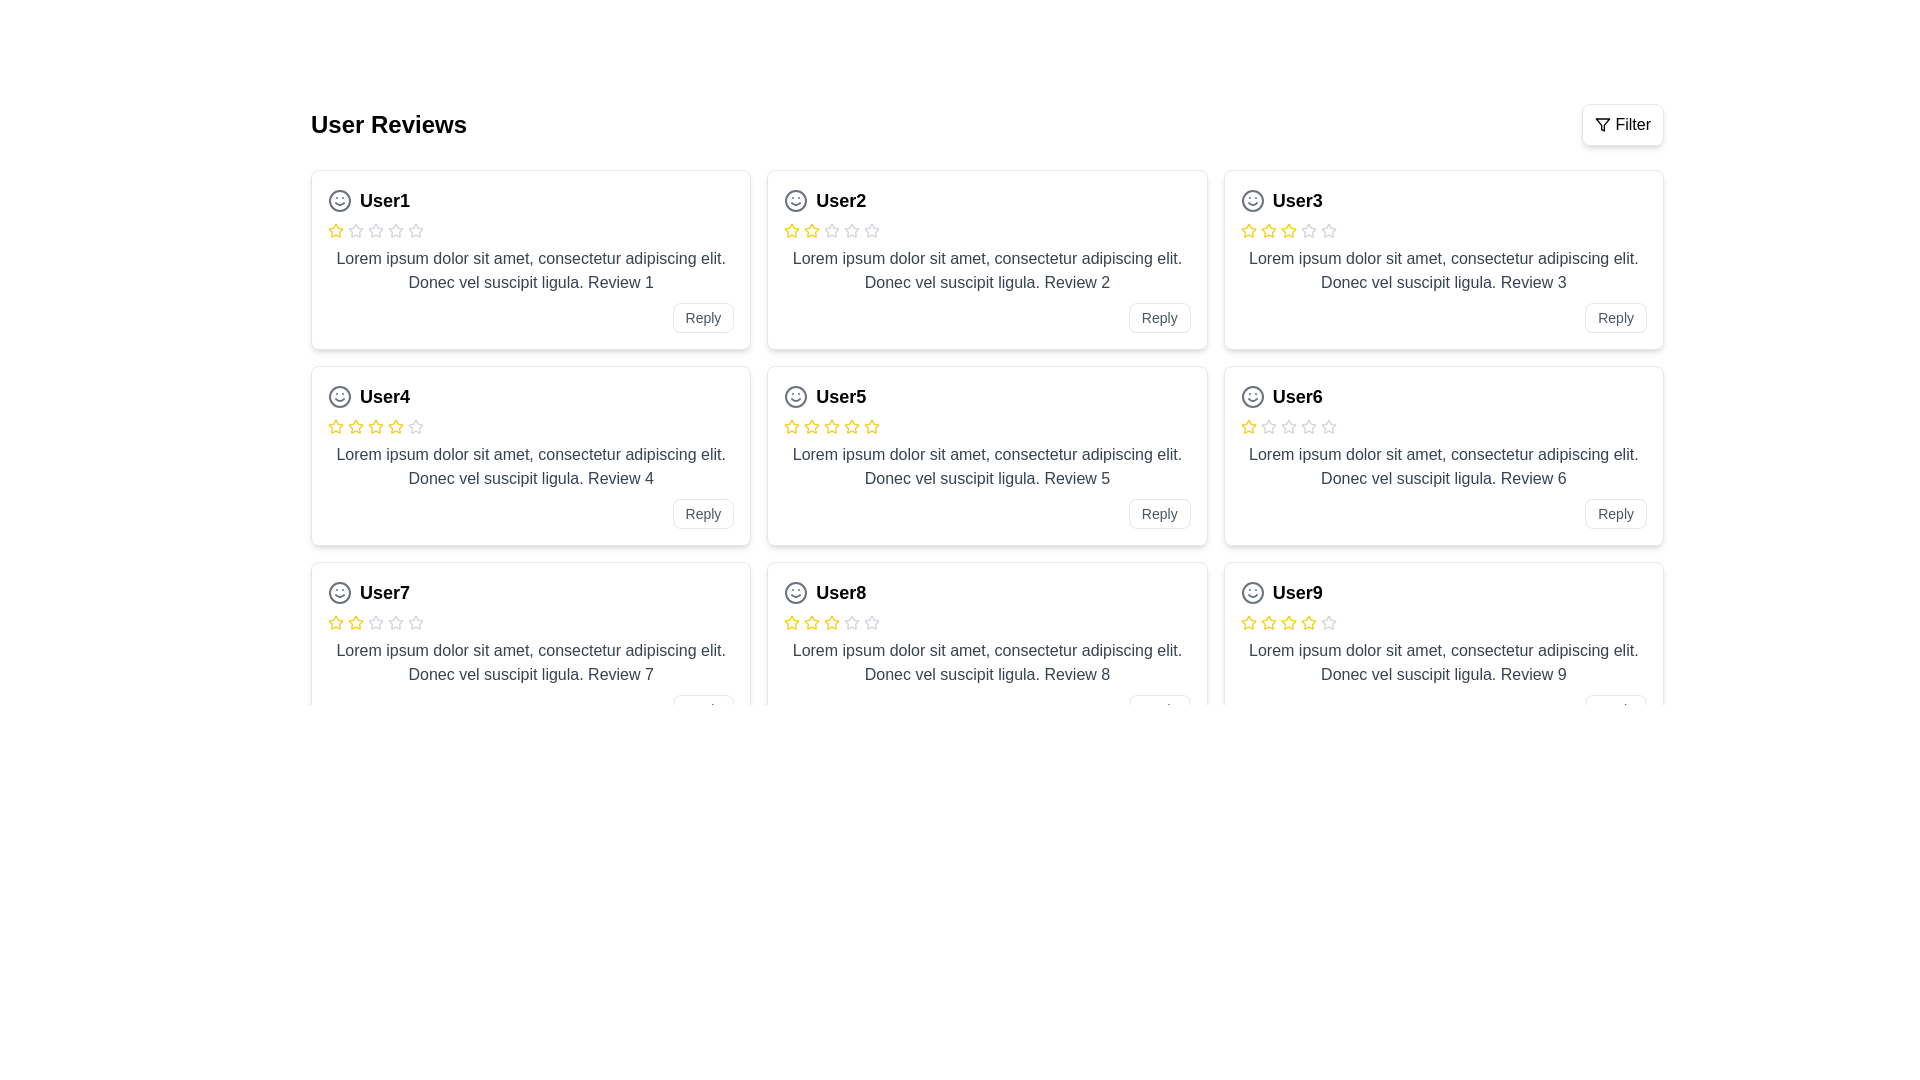  I want to click on the static text block displaying the review content for 'User4', which is styled in gray and positioned below the star rating and above the 'Reply' button, so click(531, 466).